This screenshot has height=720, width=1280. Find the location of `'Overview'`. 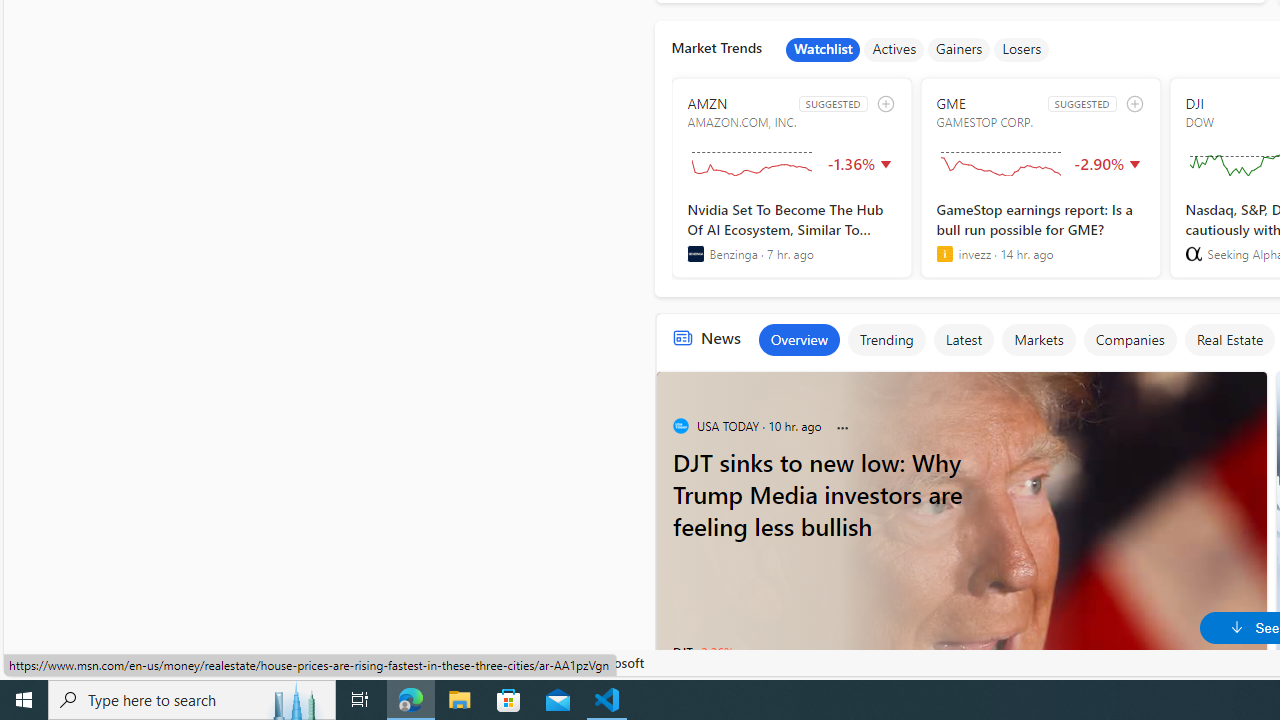

'Overview' is located at coordinates (797, 338).